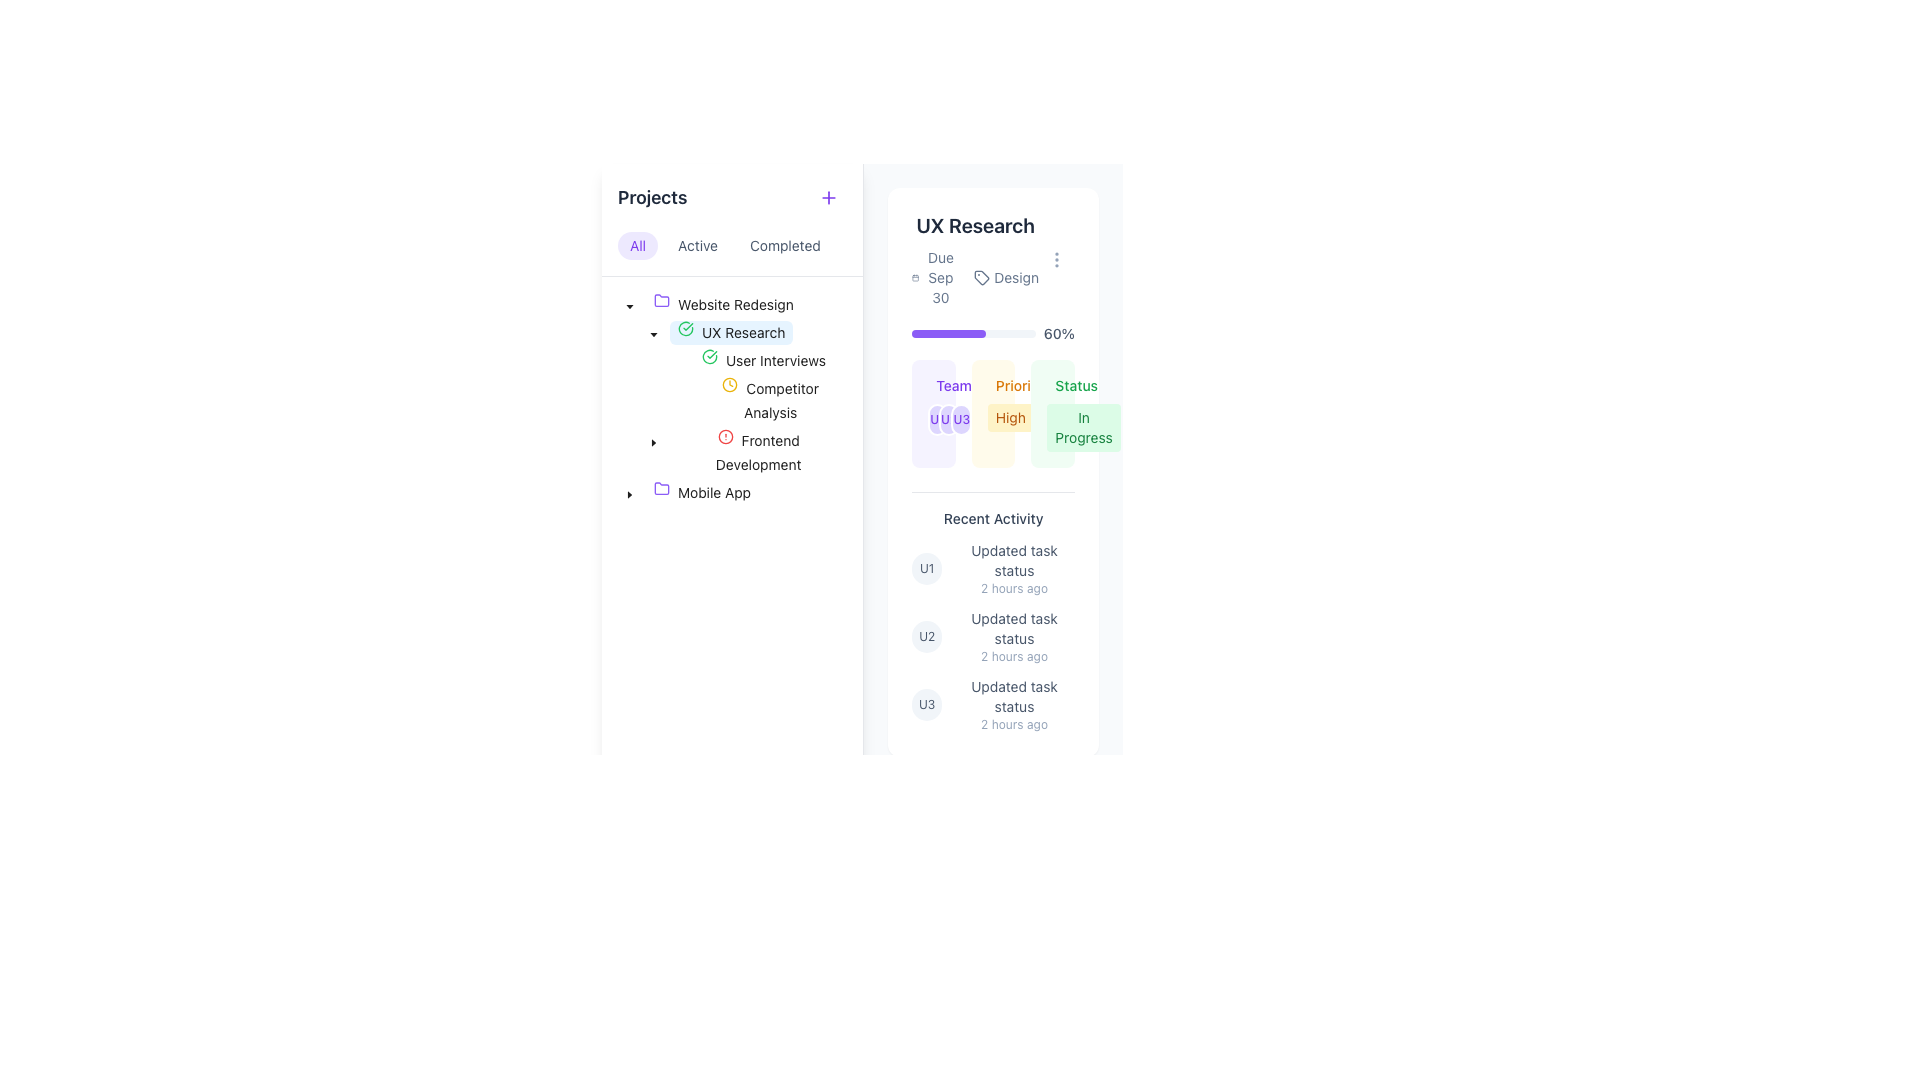 The width and height of the screenshot is (1920, 1080). What do you see at coordinates (1052, 385) in the screenshot?
I see `the 'Status' text label displayed in green font, located at the top-right corner of the card labeled 'UX Research'` at bounding box center [1052, 385].